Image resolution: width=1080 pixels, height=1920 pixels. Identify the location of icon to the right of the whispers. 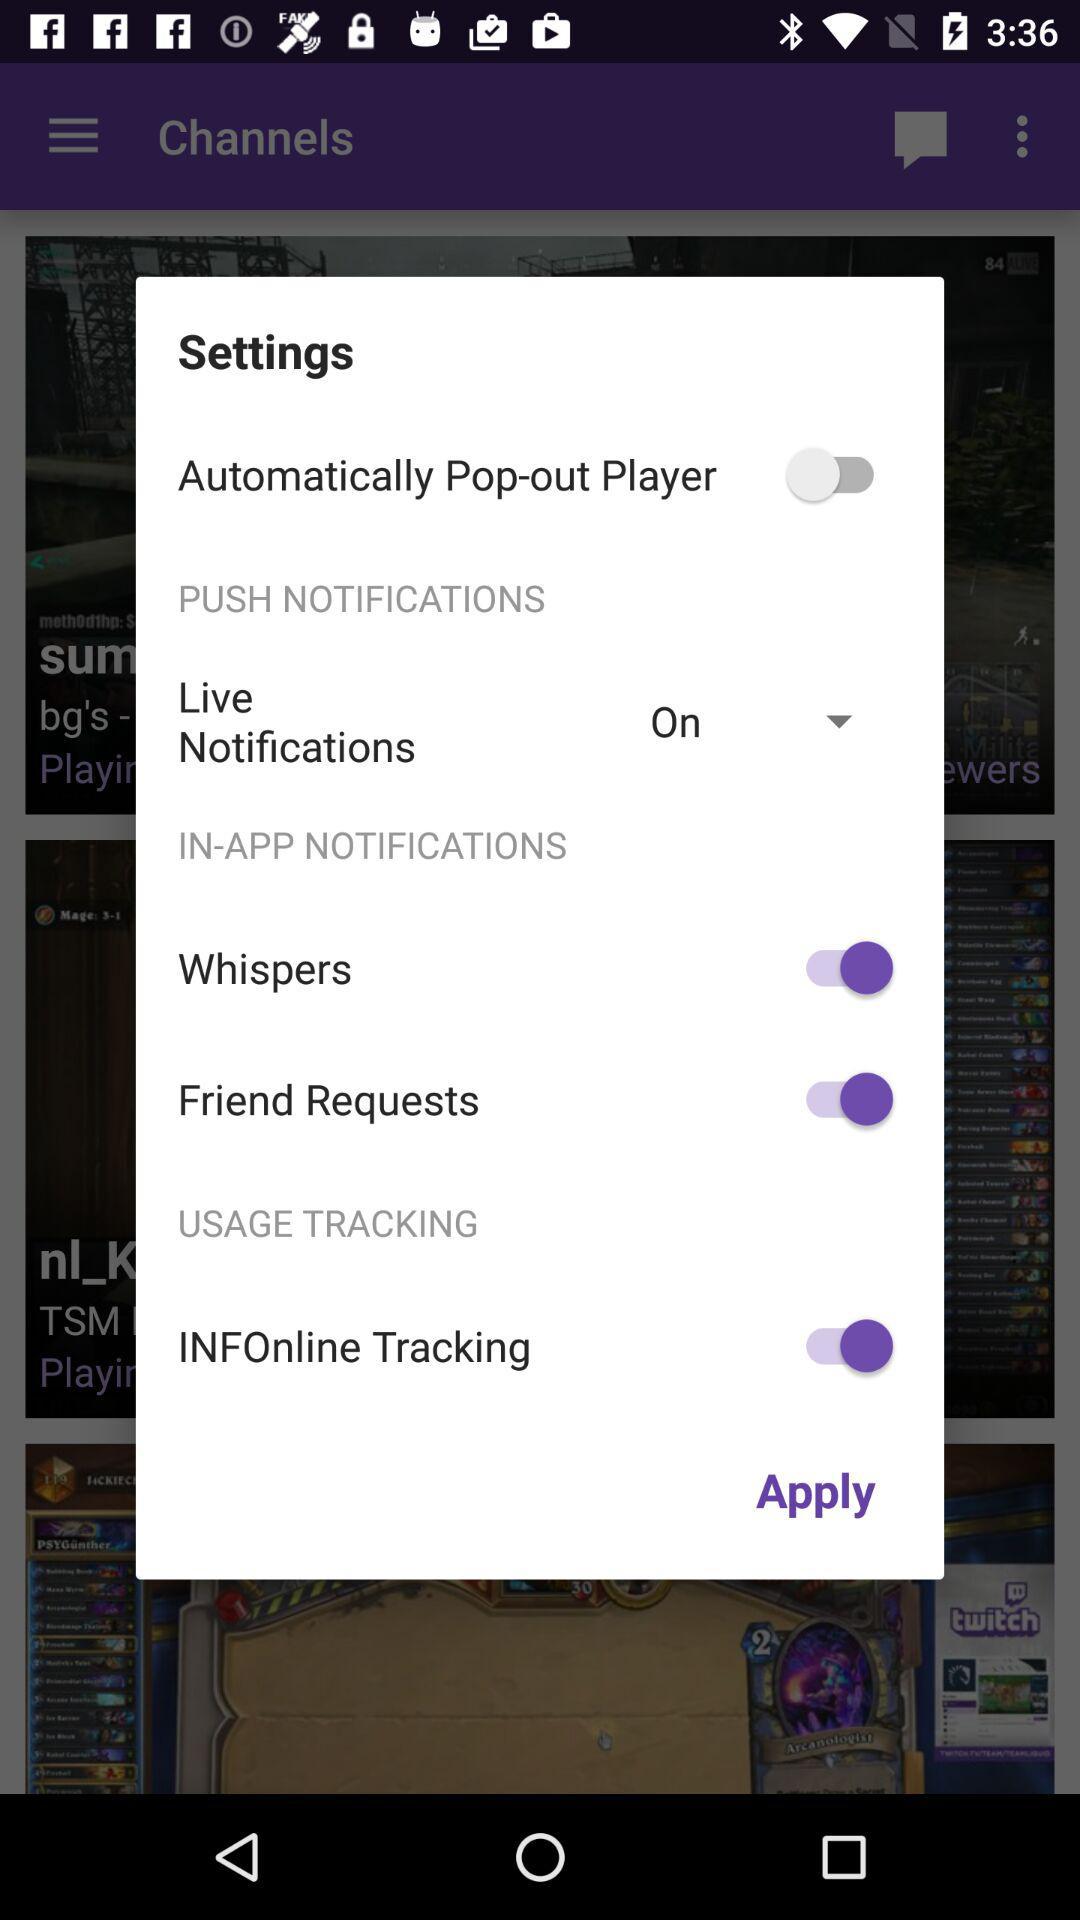
(840, 967).